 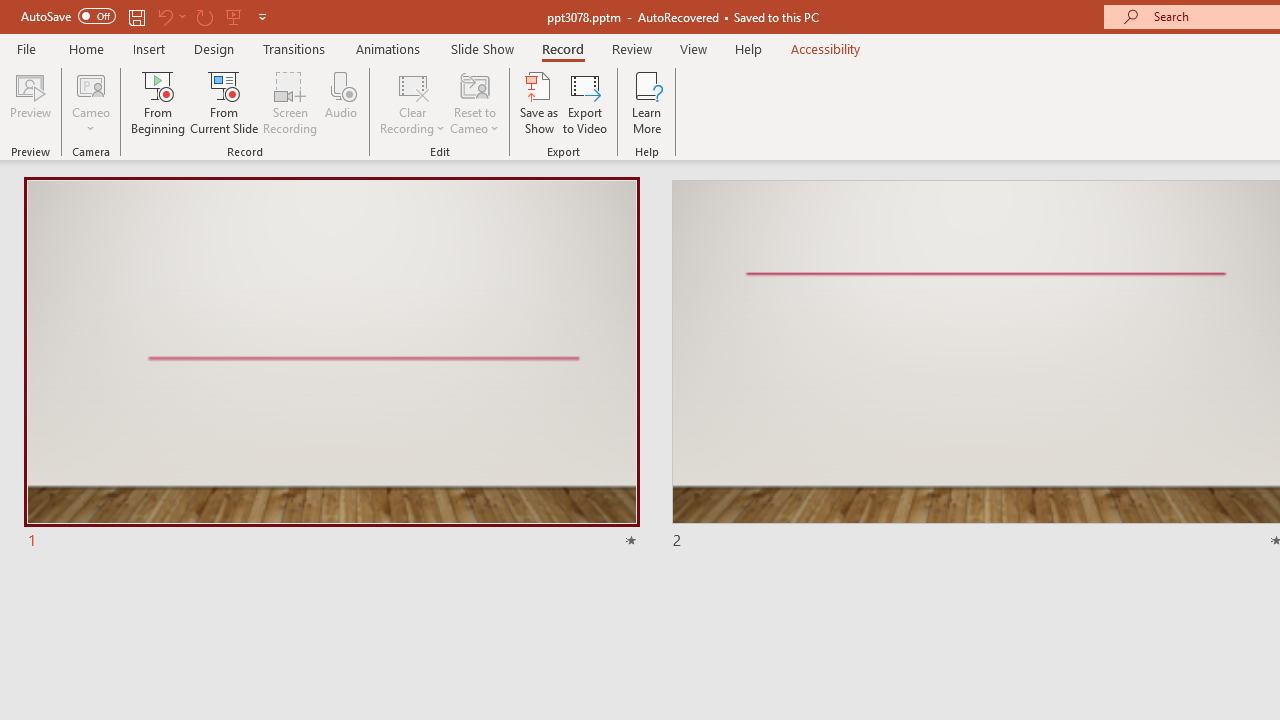 I want to click on 'Reset to Cameo', so click(x=473, y=103).